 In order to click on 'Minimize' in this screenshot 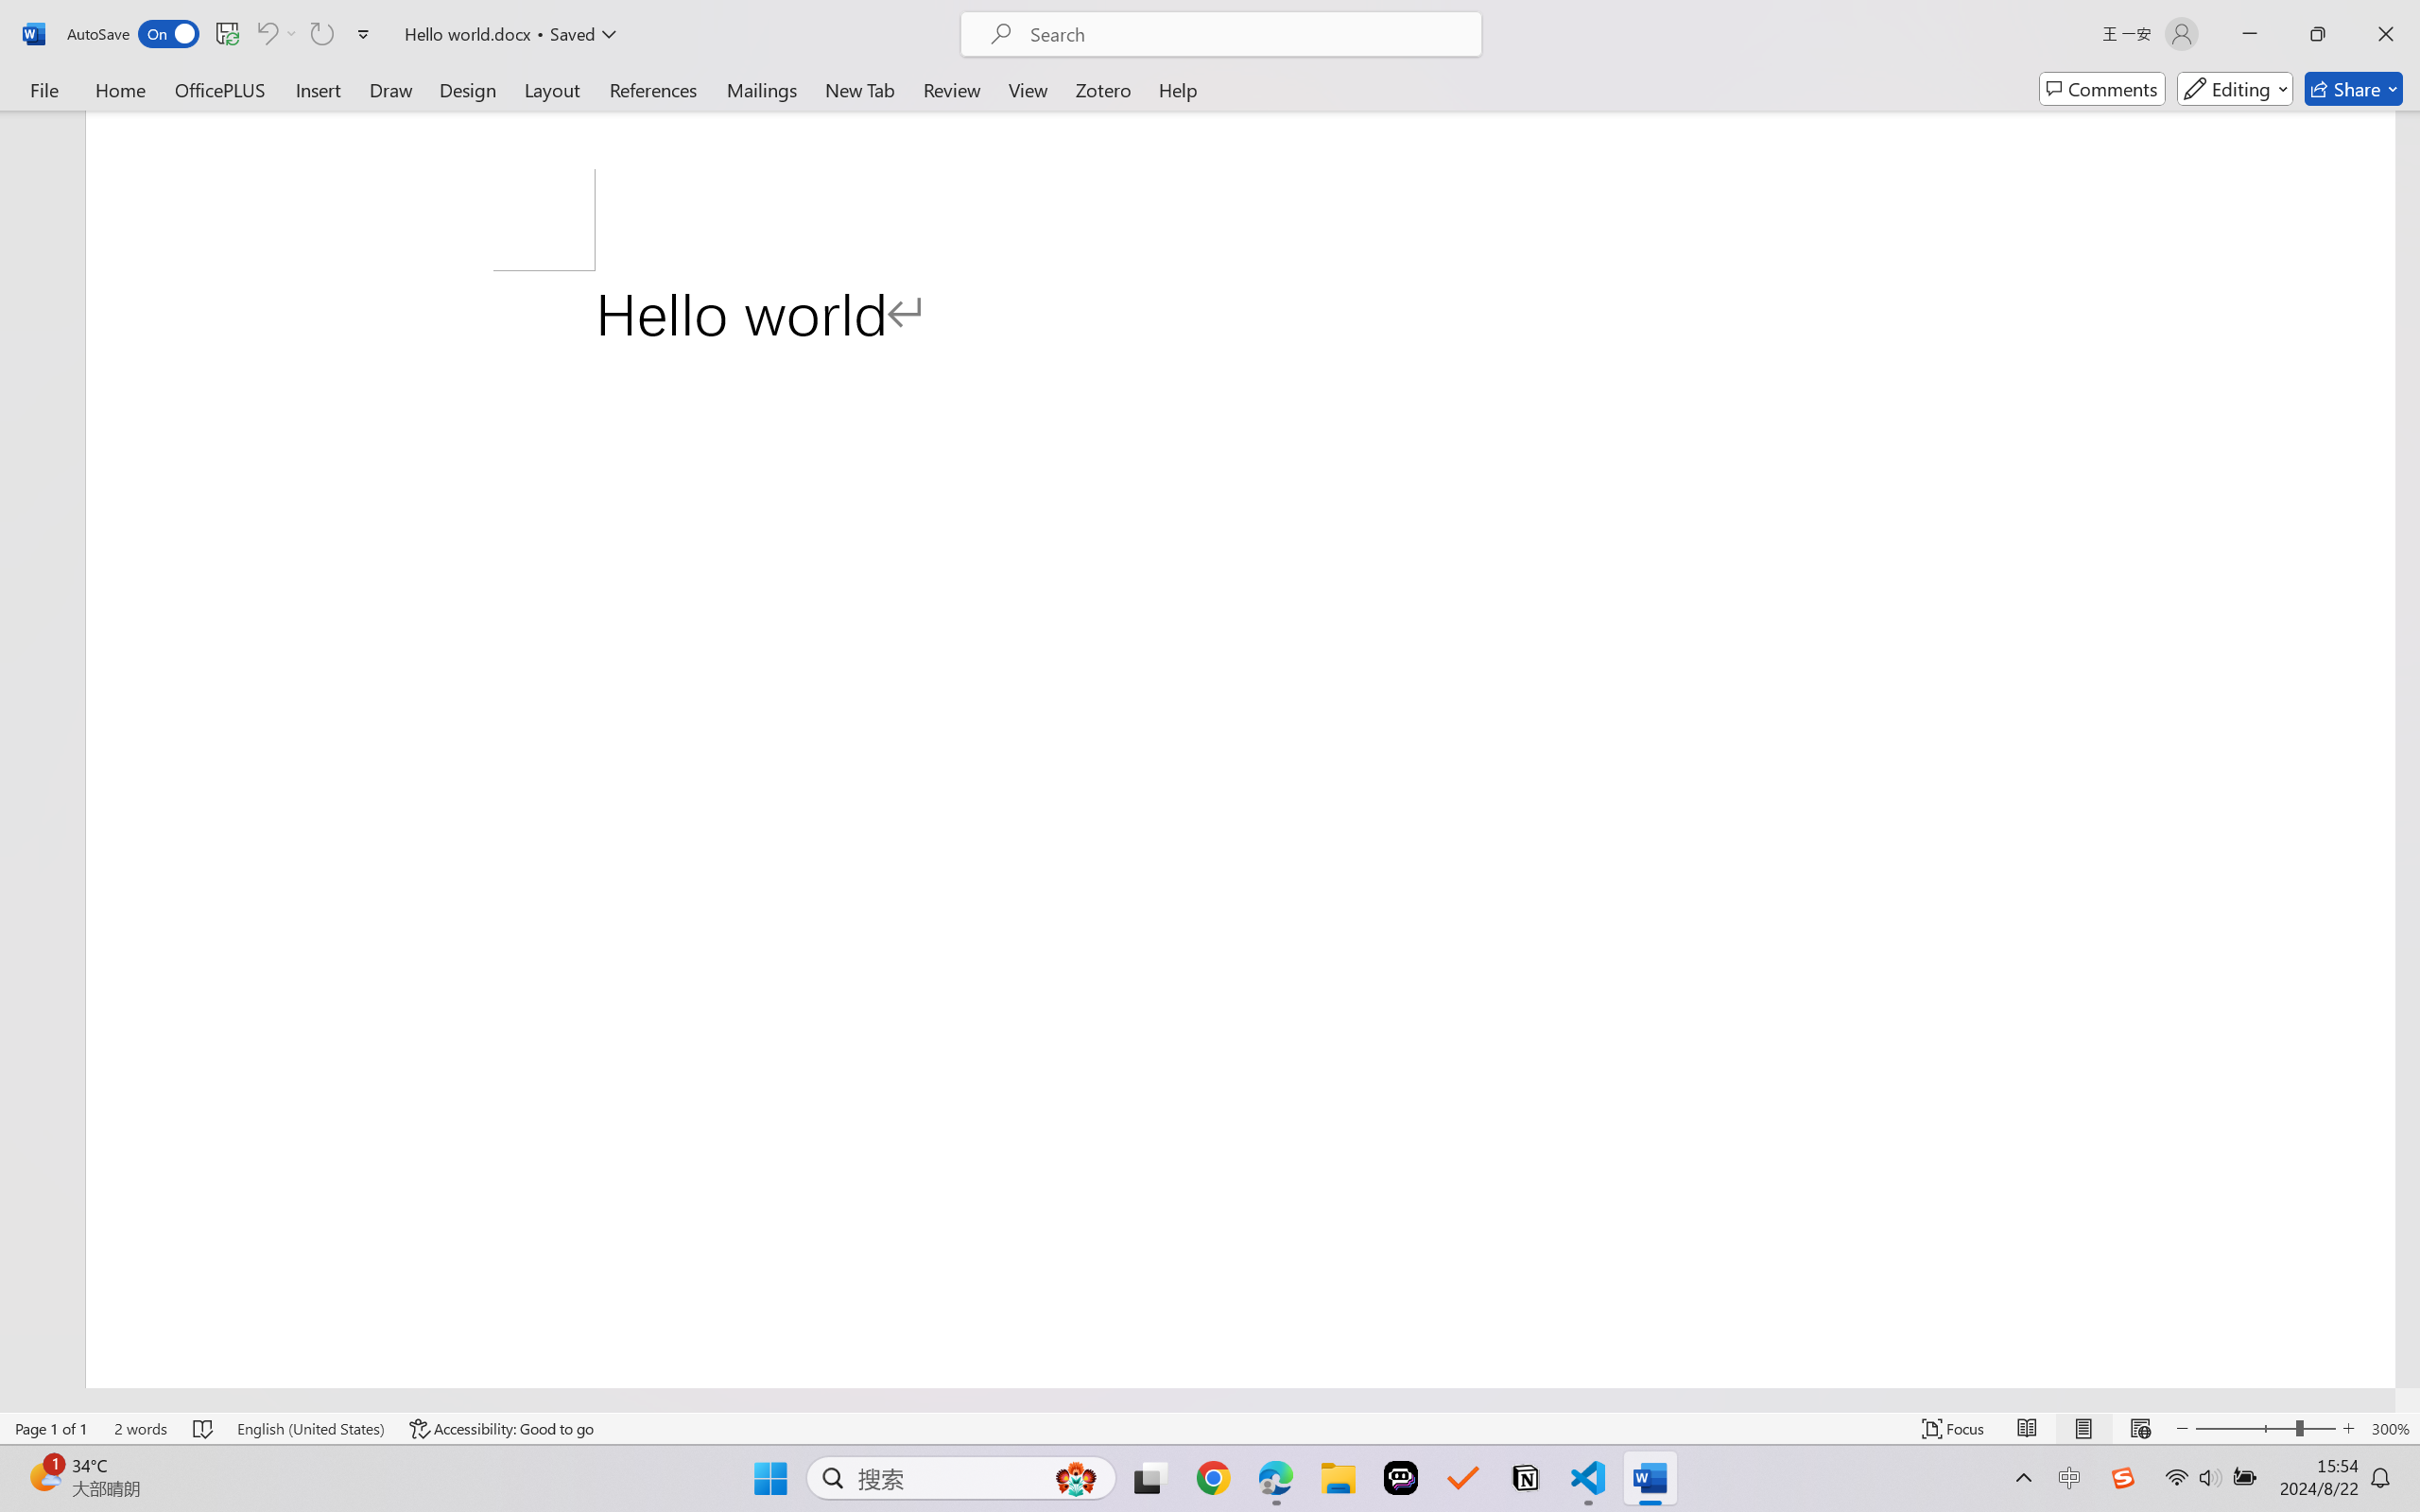, I will do `click(2250, 33)`.